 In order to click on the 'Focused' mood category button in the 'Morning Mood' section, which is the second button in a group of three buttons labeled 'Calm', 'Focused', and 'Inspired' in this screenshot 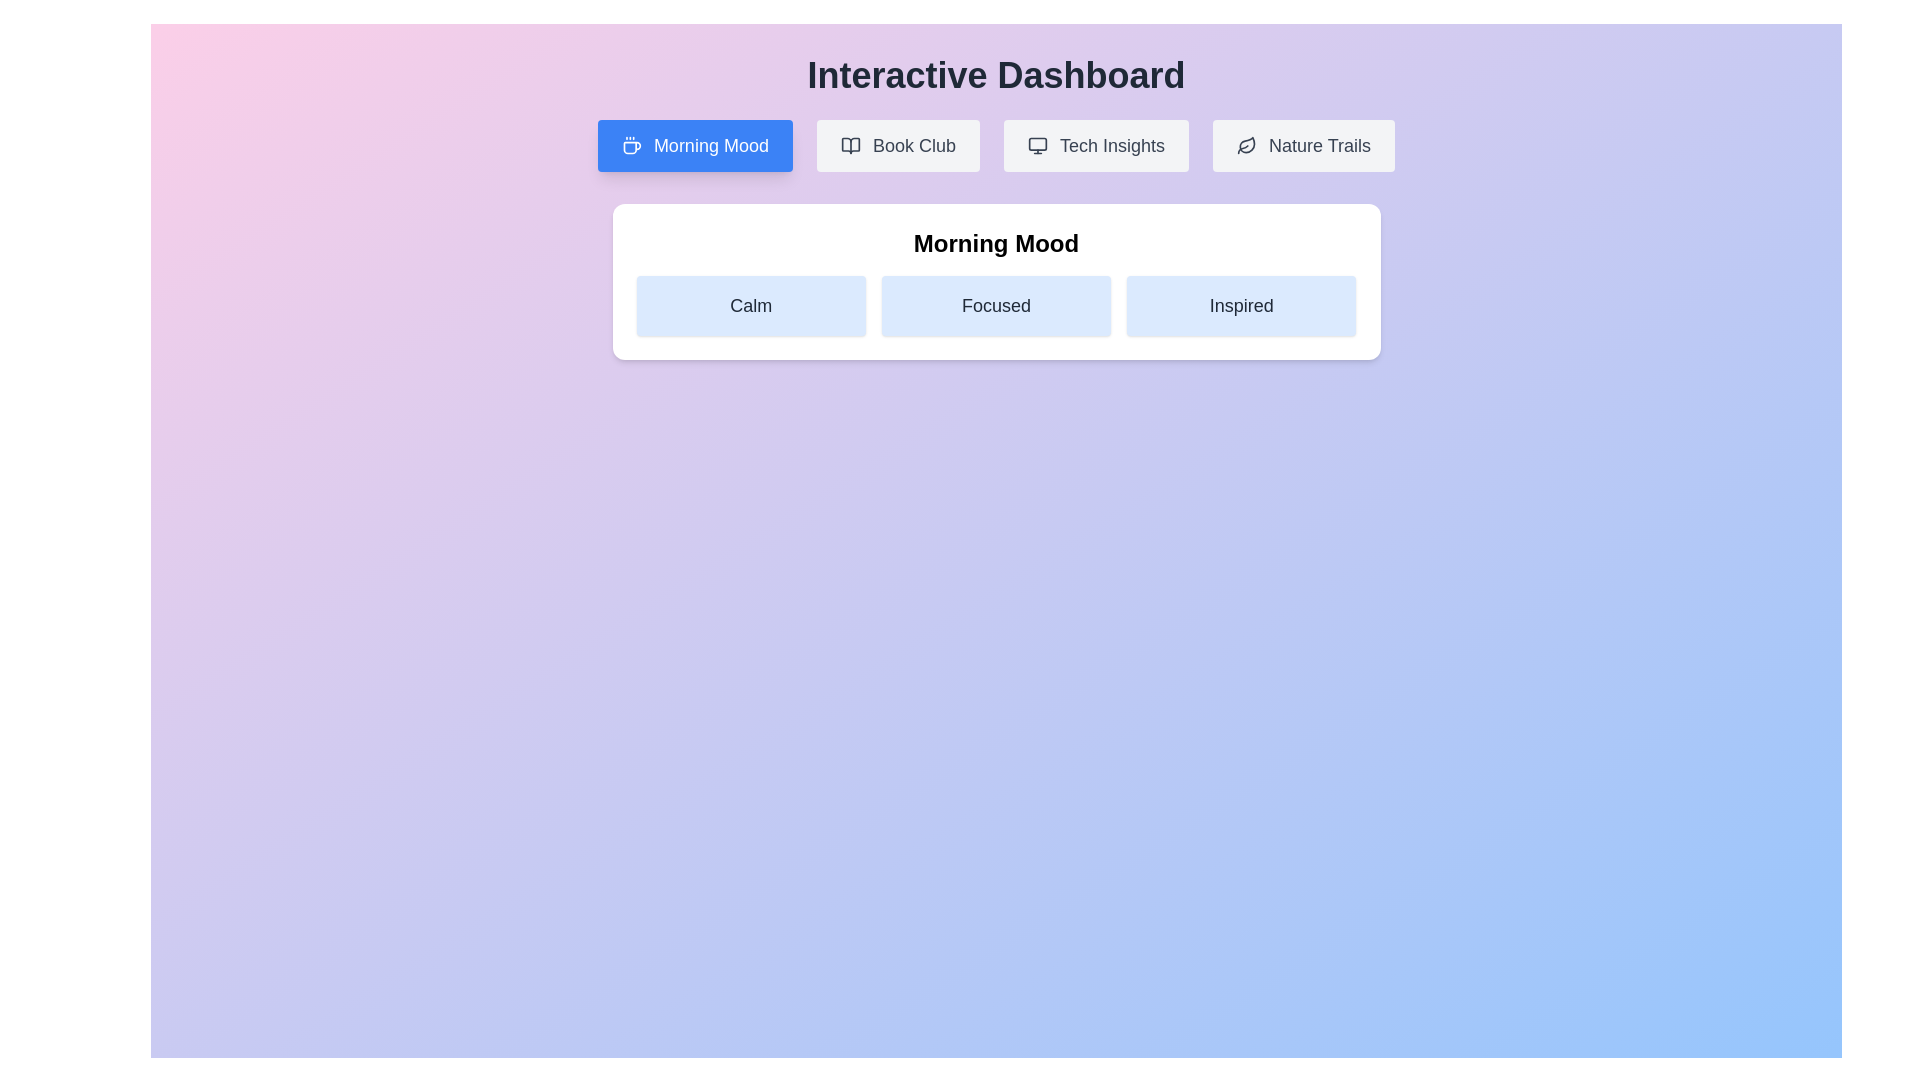, I will do `click(996, 305)`.